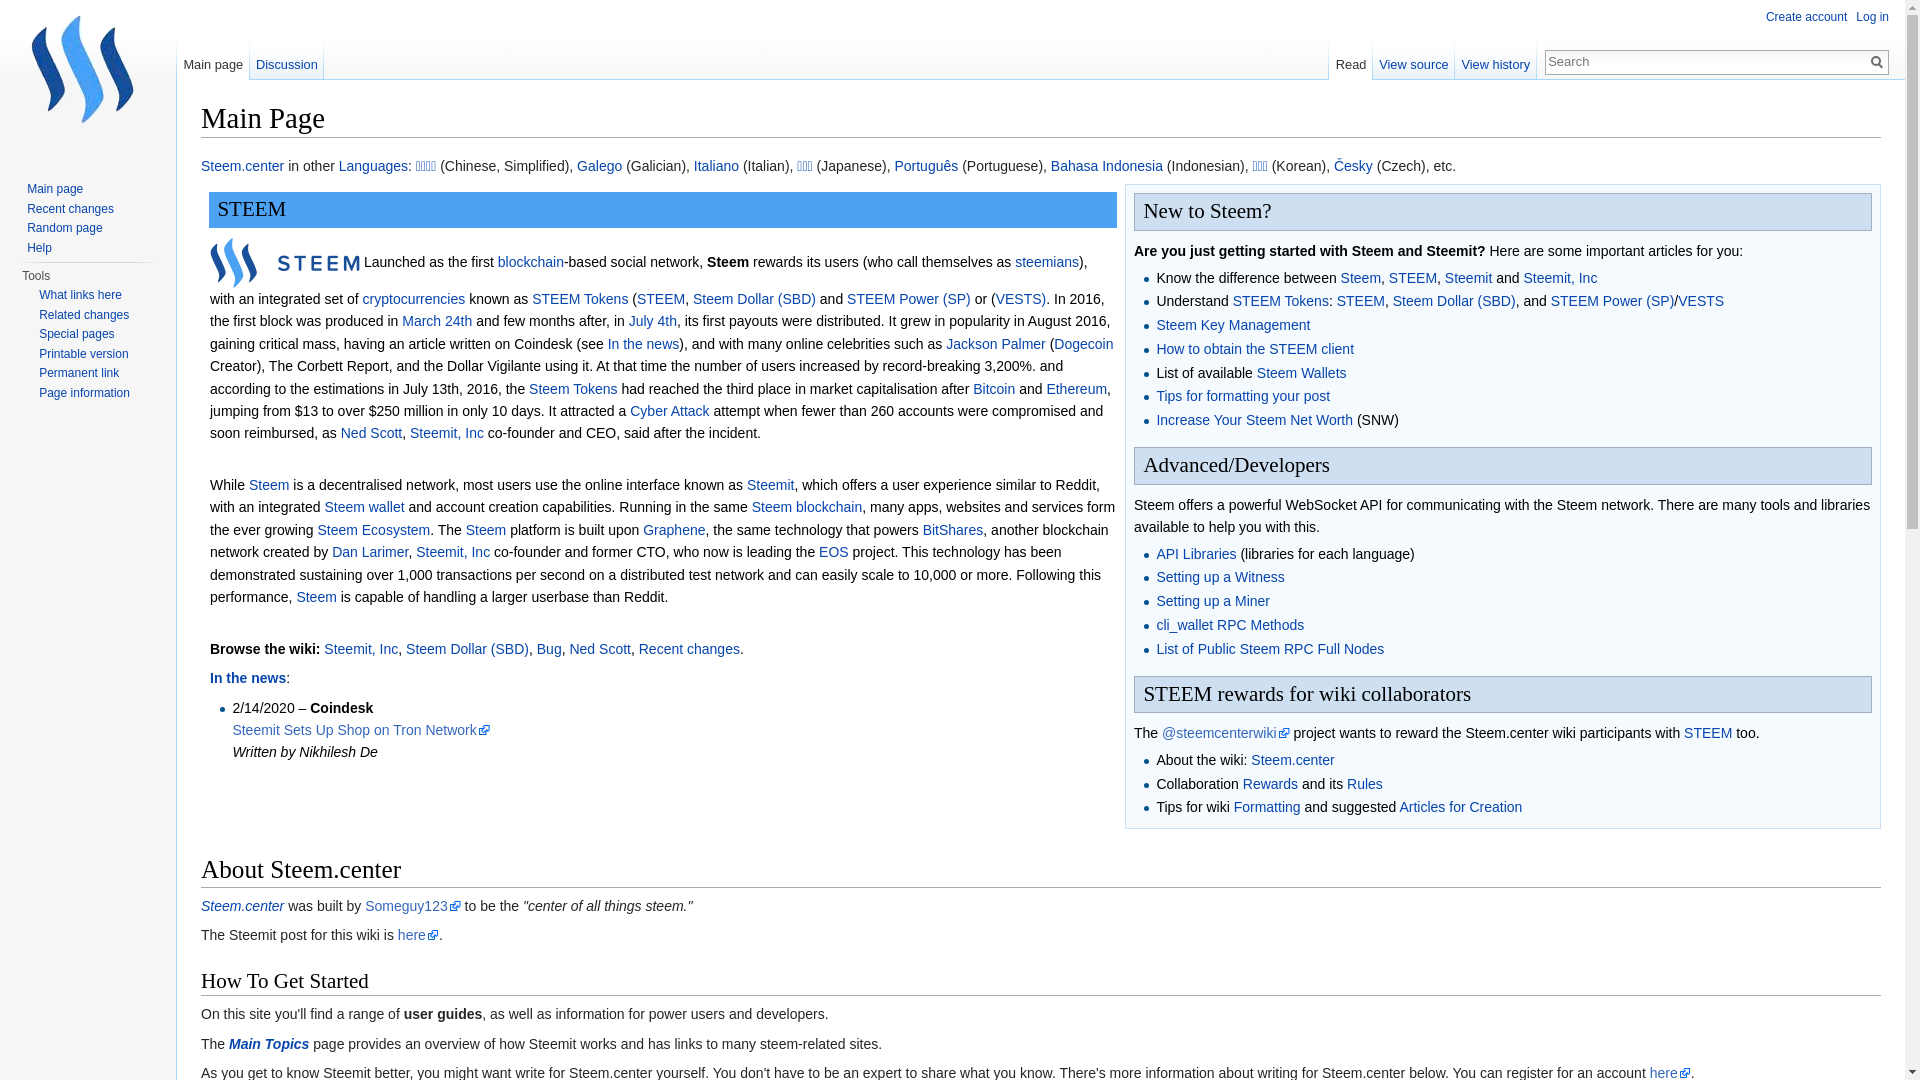 This screenshot has width=1920, height=1080. What do you see at coordinates (1156, 577) in the screenshot?
I see `'Setting up a Witness'` at bounding box center [1156, 577].